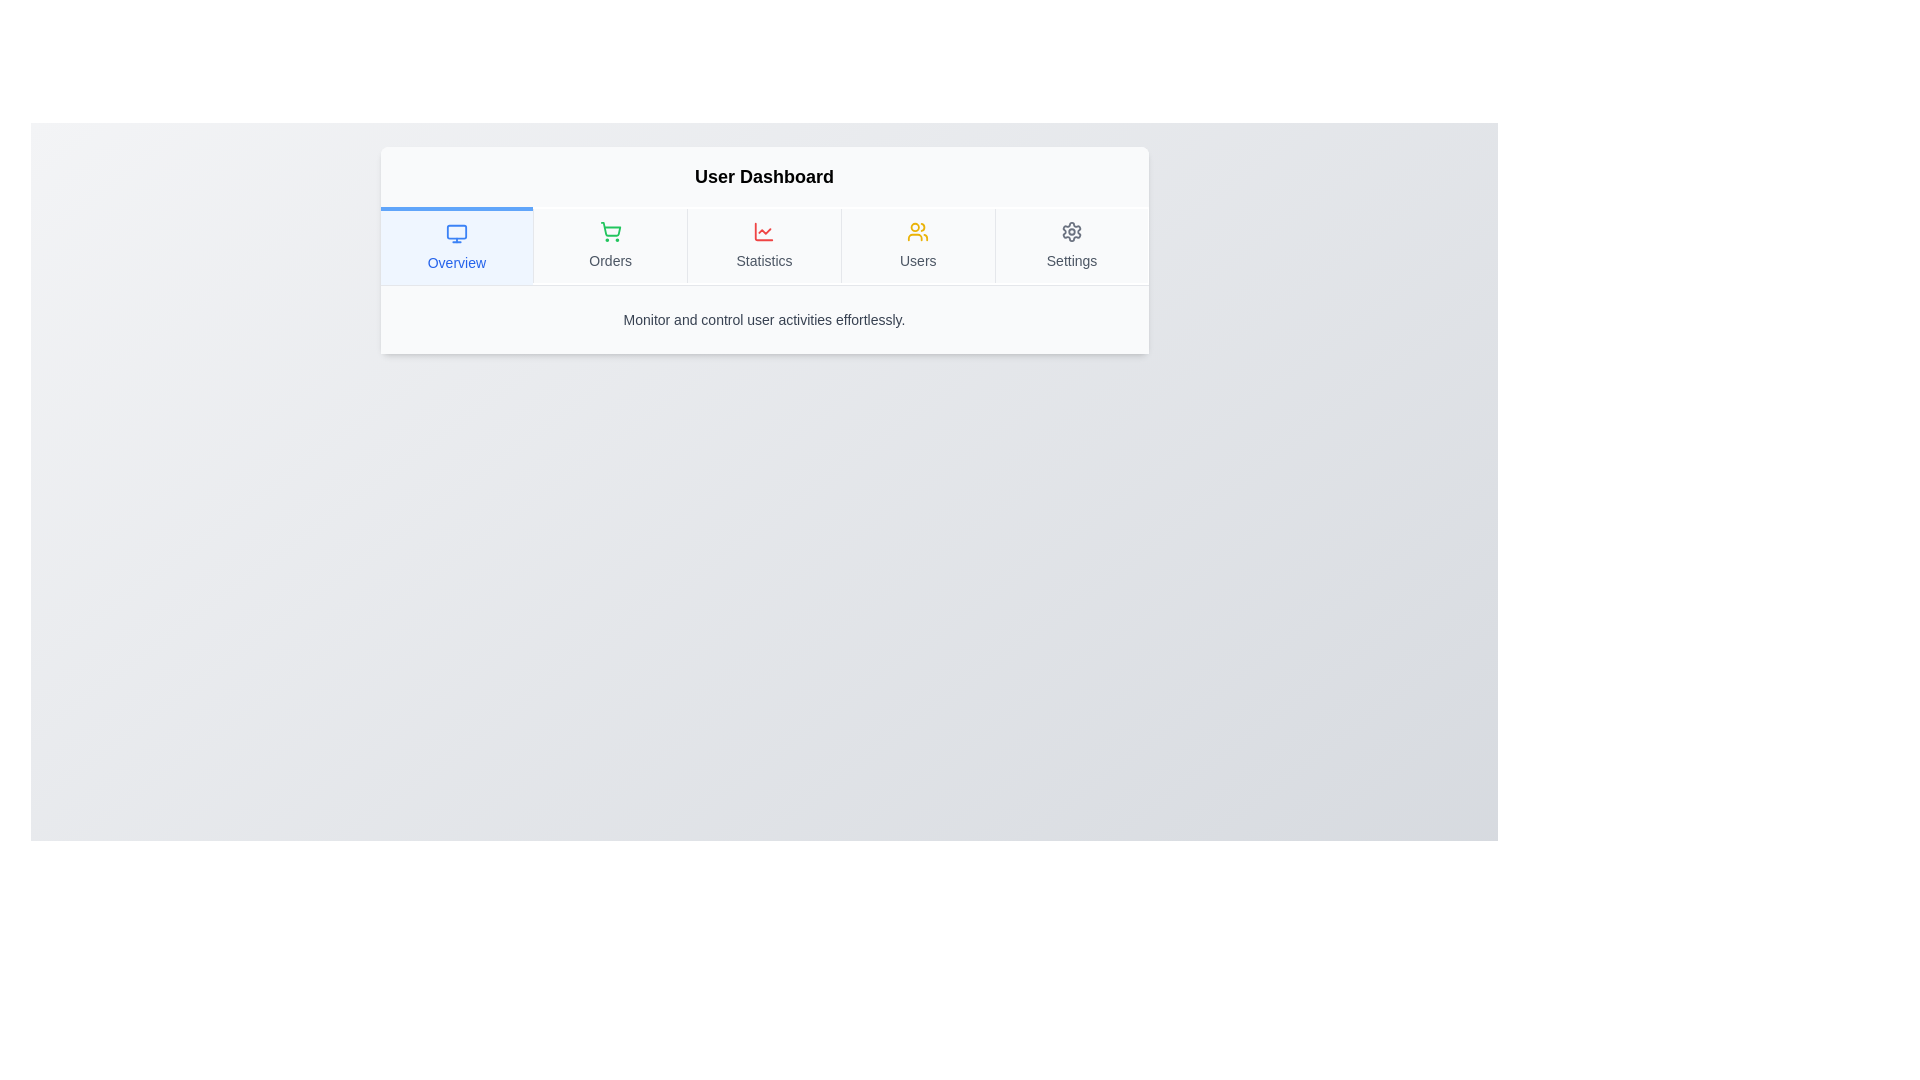 The width and height of the screenshot is (1920, 1080). What do you see at coordinates (763, 319) in the screenshot?
I see `the text label that displays 'Monitor and control user activities effortlessly.' which is located below the navigation tabs in the User Dashboard interface` at bounding box center [763, 319].